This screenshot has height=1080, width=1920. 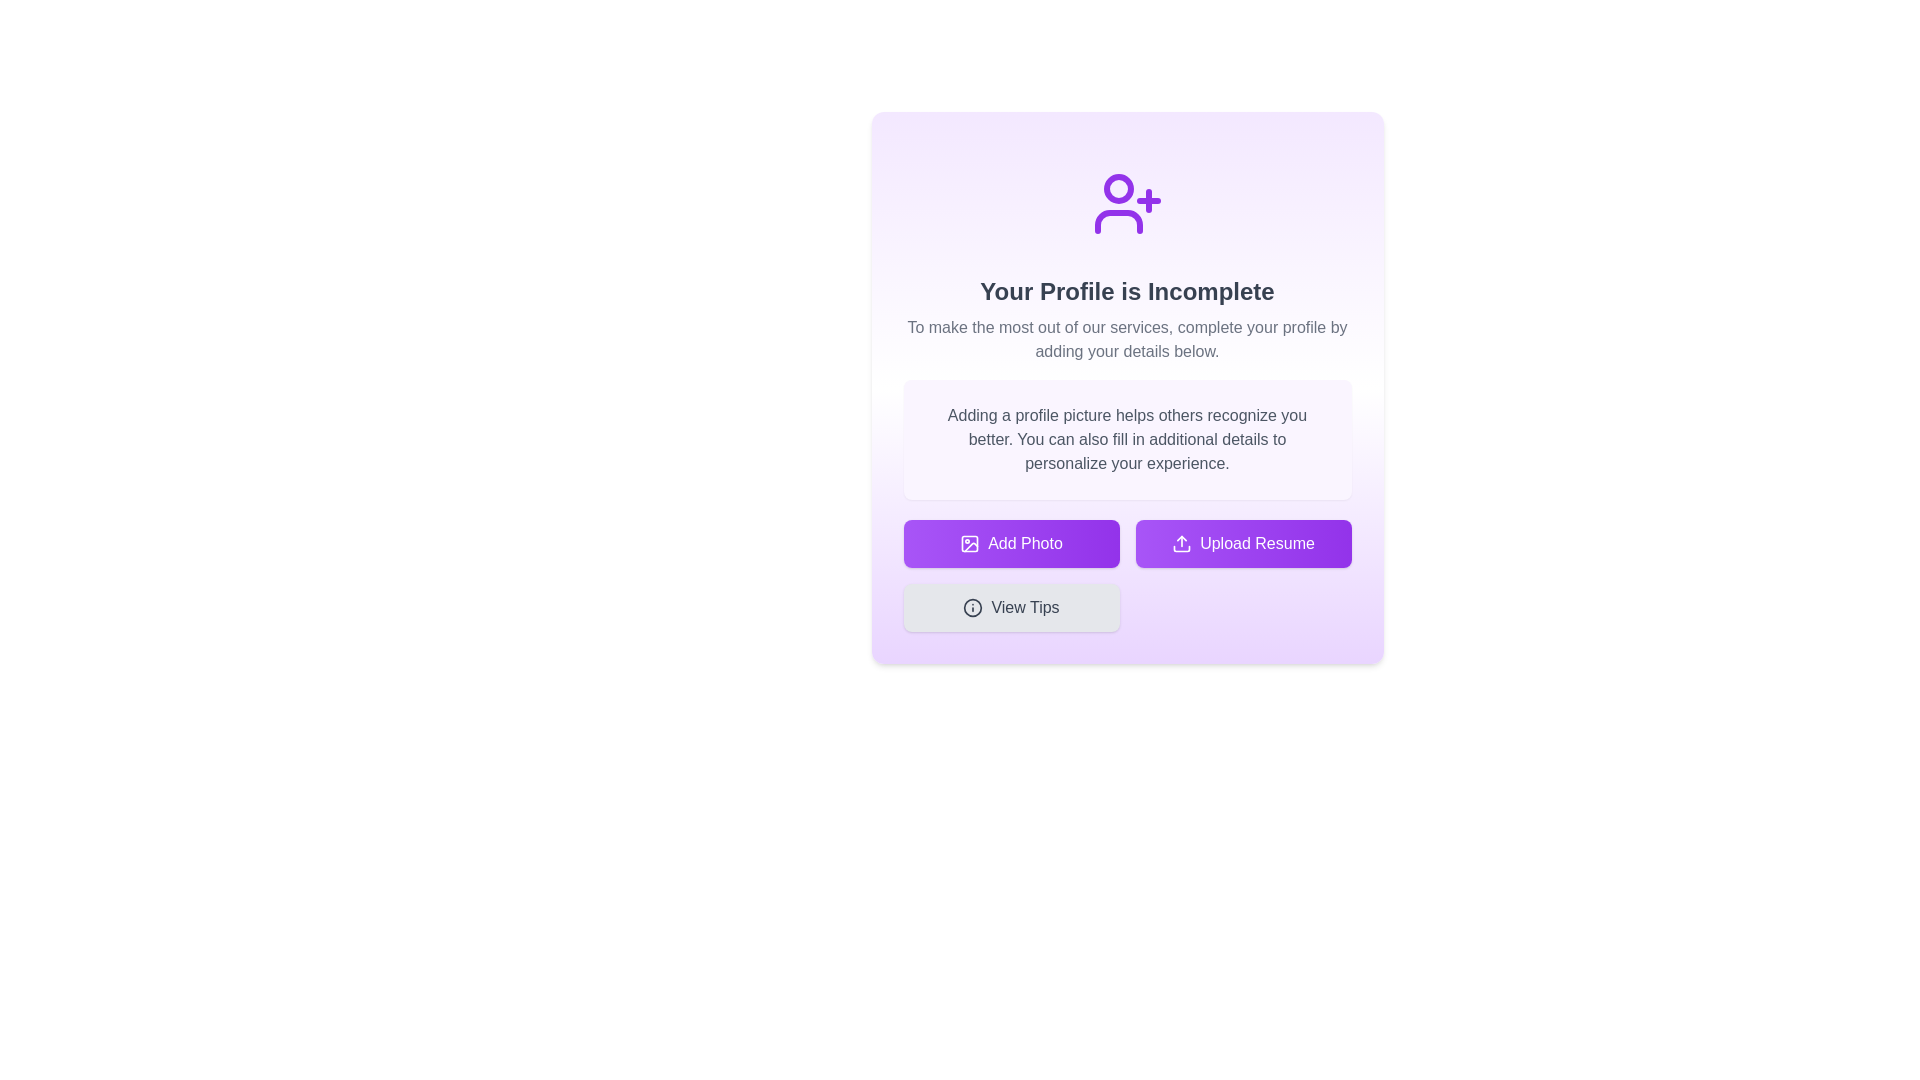 I want to click on the icon resembling a picture frame located to the left of the 'Add Photo' button text, so click(x=970, y=543).